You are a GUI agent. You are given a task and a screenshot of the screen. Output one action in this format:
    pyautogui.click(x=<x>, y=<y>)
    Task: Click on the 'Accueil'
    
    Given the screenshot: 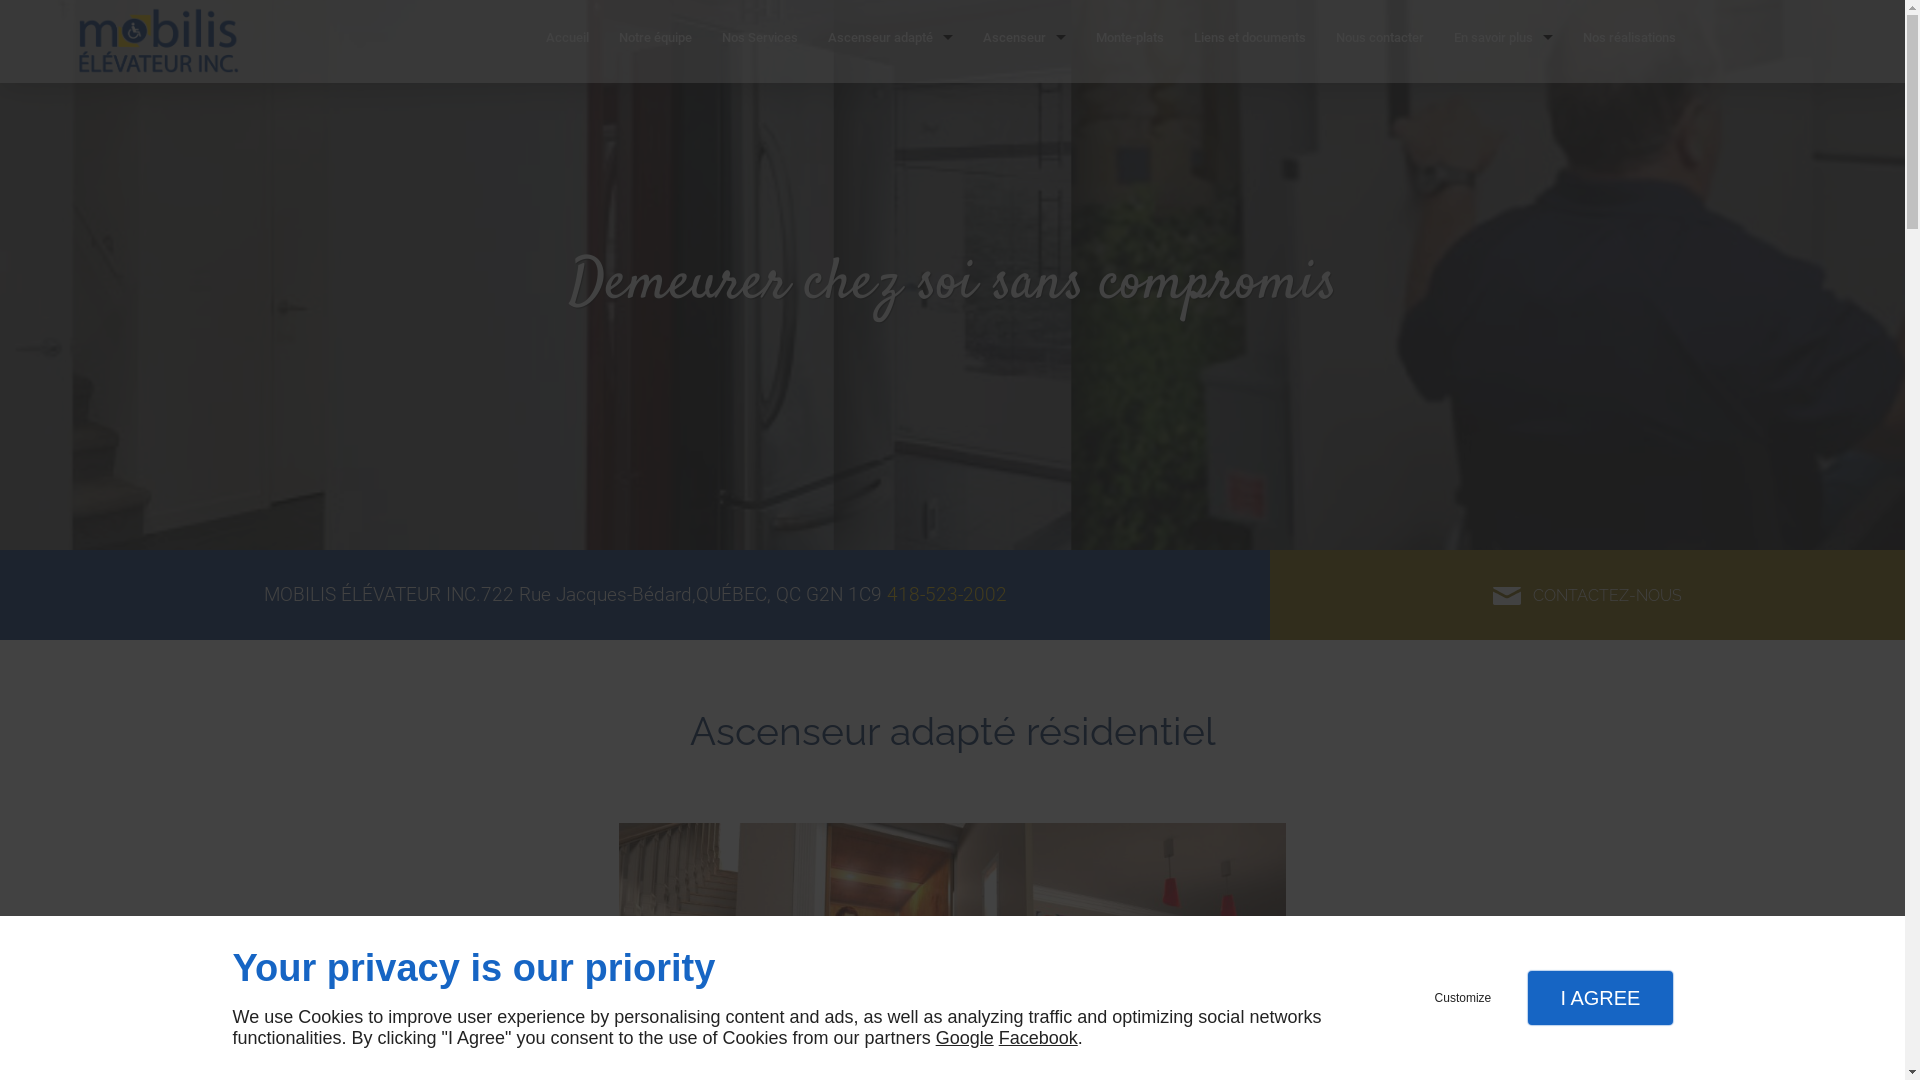 What is the action you would take?
    pyautogui.click(x=531, y=41)
    